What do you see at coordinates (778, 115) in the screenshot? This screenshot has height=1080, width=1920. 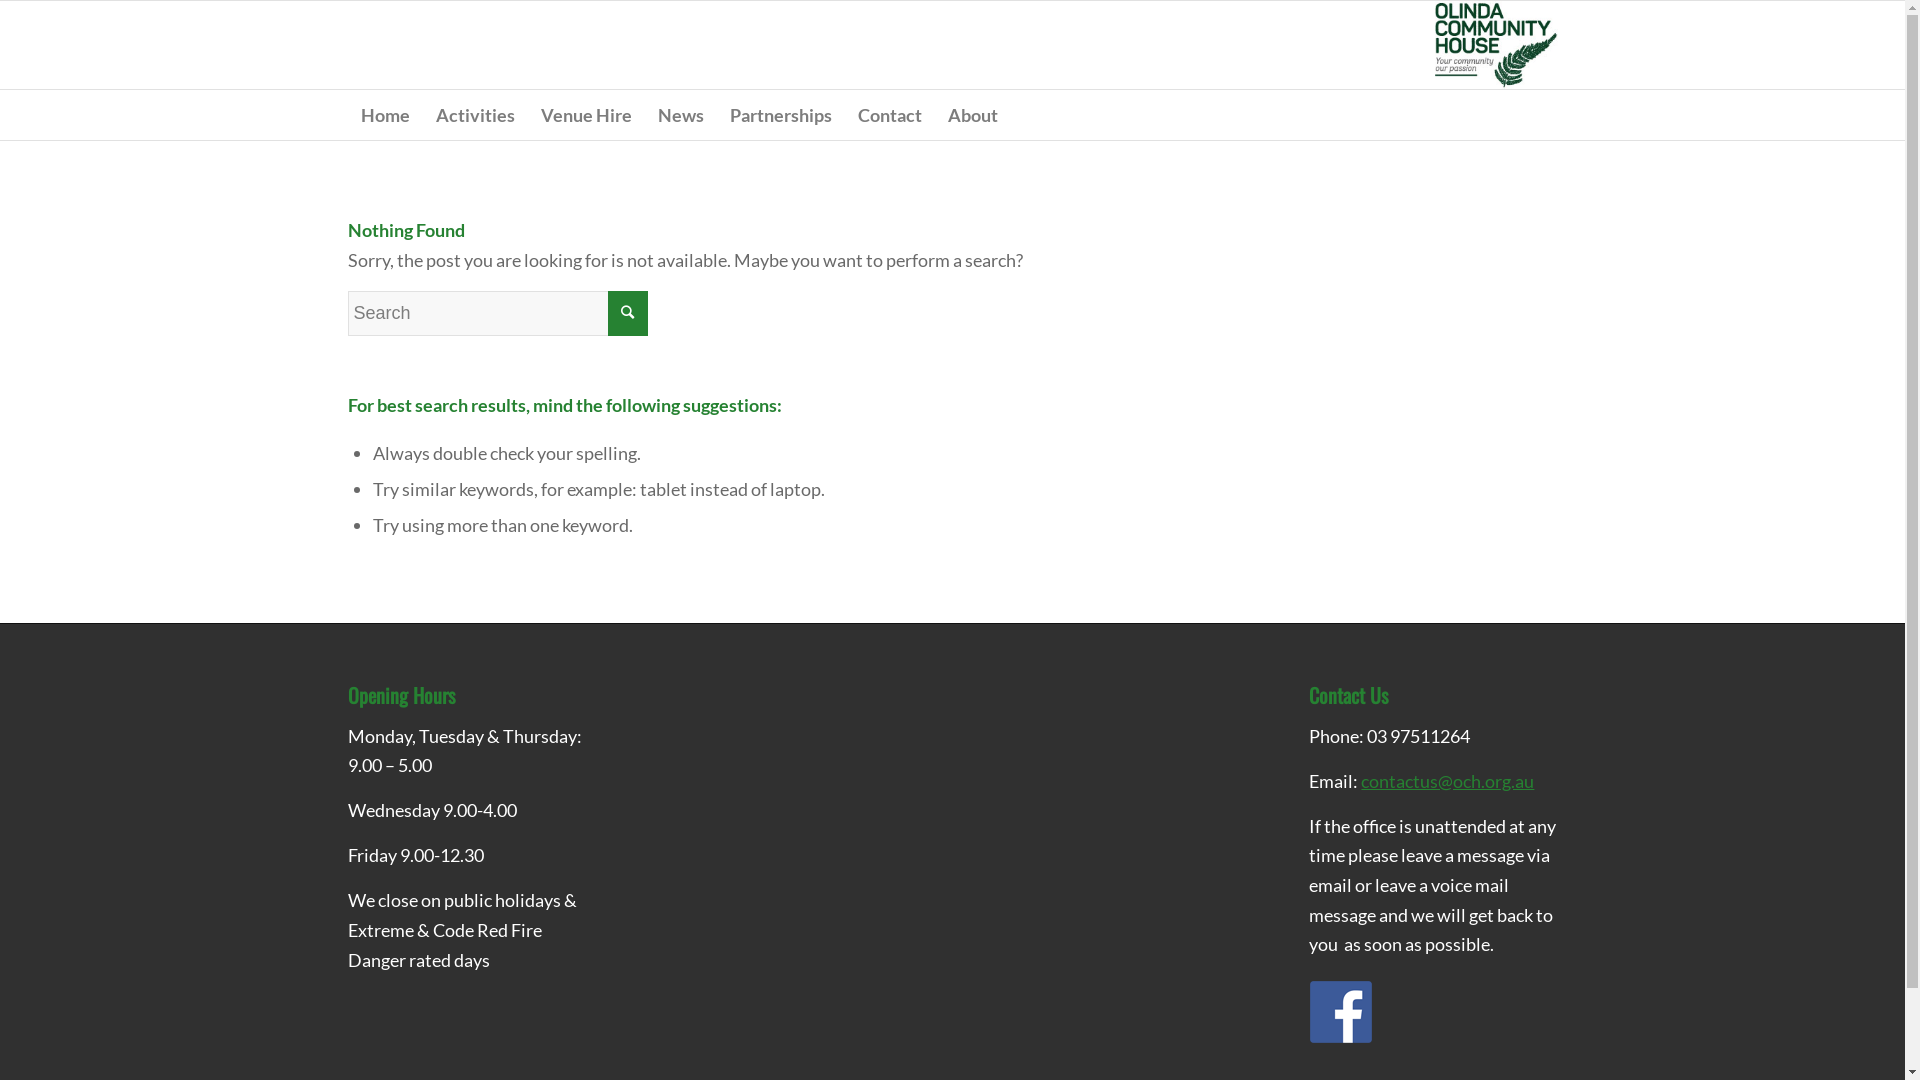 I see `'Partnerships'` at bounding box center [778, 115].